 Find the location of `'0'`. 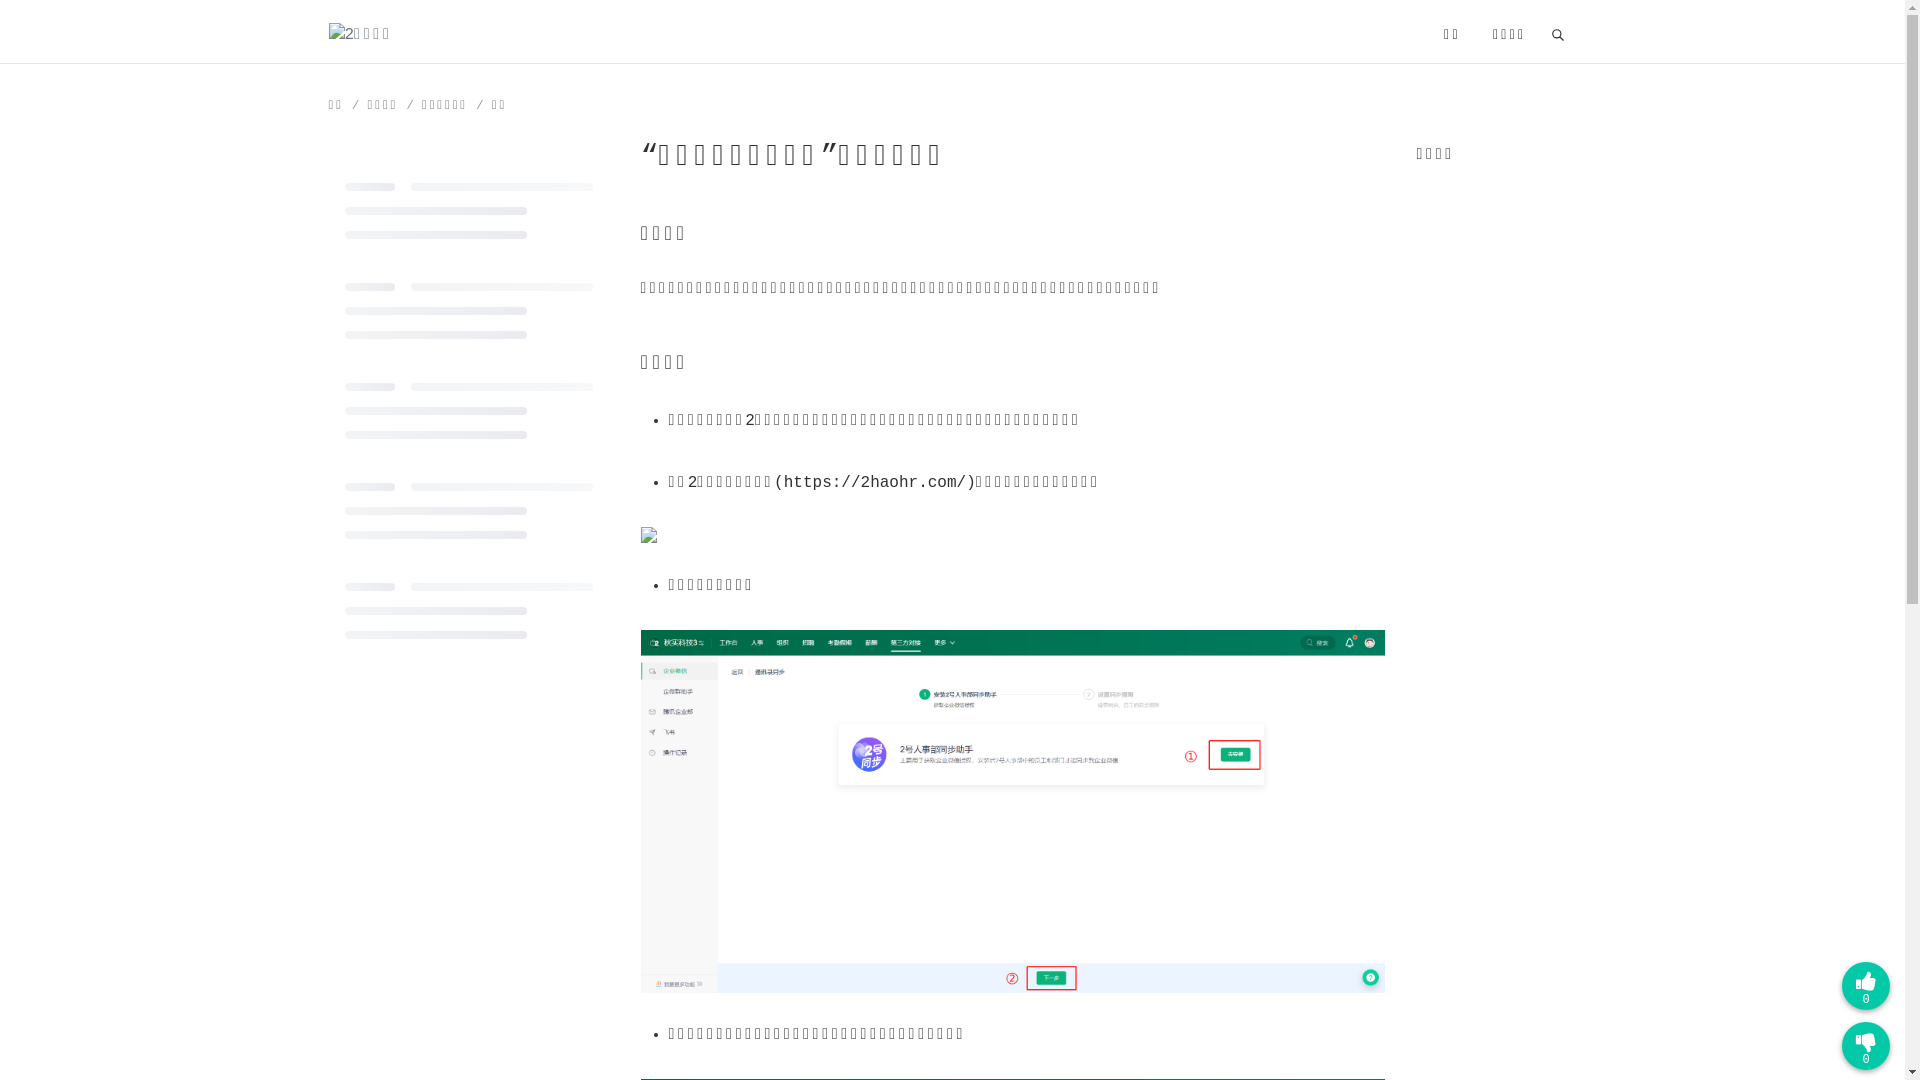

'0' is located at coordinates (1865, 1044).